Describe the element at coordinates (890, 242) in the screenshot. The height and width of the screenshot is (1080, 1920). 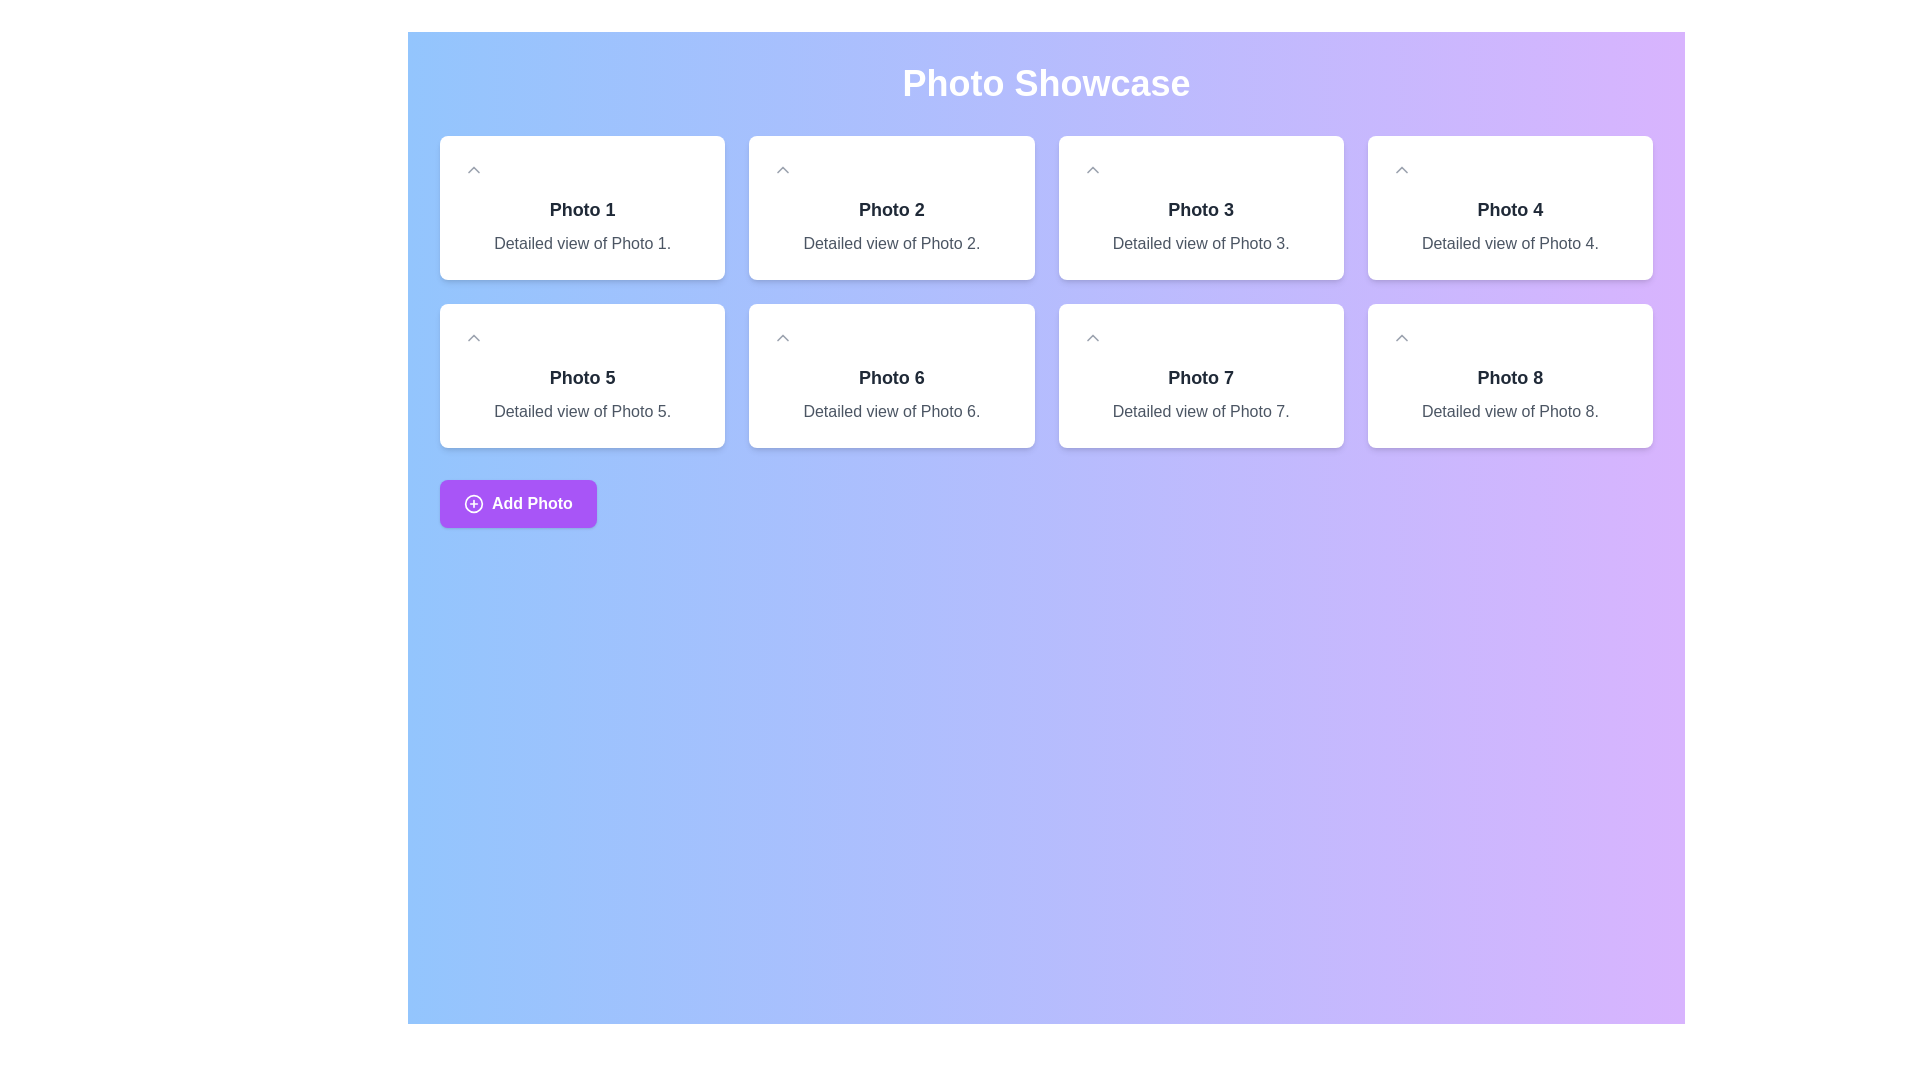
I see `detailed descriptive text located below the title 'Photo 2' in the second card of the grid layout` at that location.